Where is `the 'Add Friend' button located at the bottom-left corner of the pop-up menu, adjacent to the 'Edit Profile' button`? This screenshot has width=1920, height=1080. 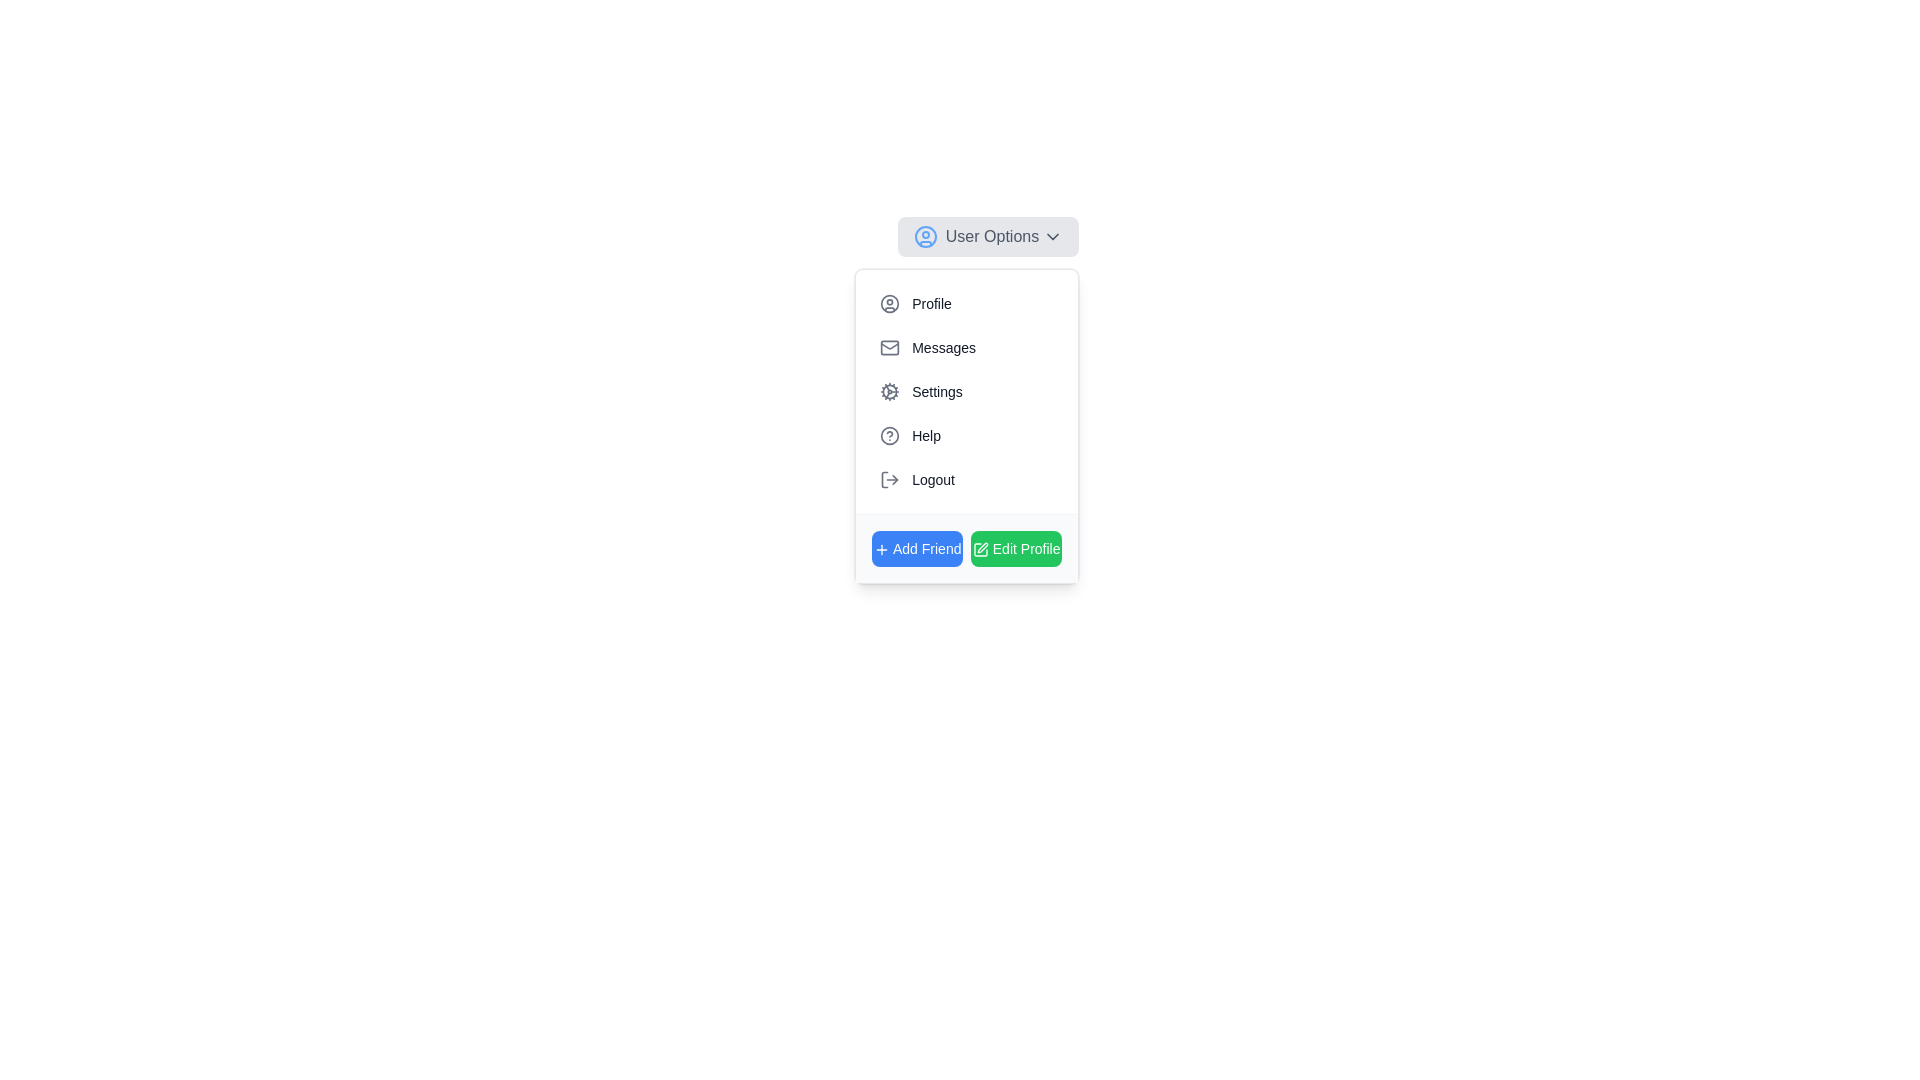
the 'Add Friend' button located at the bottom-left corner of the pop-up menu, adjacent to the 'Edit Profile' button is located at coordinates (916, 548).